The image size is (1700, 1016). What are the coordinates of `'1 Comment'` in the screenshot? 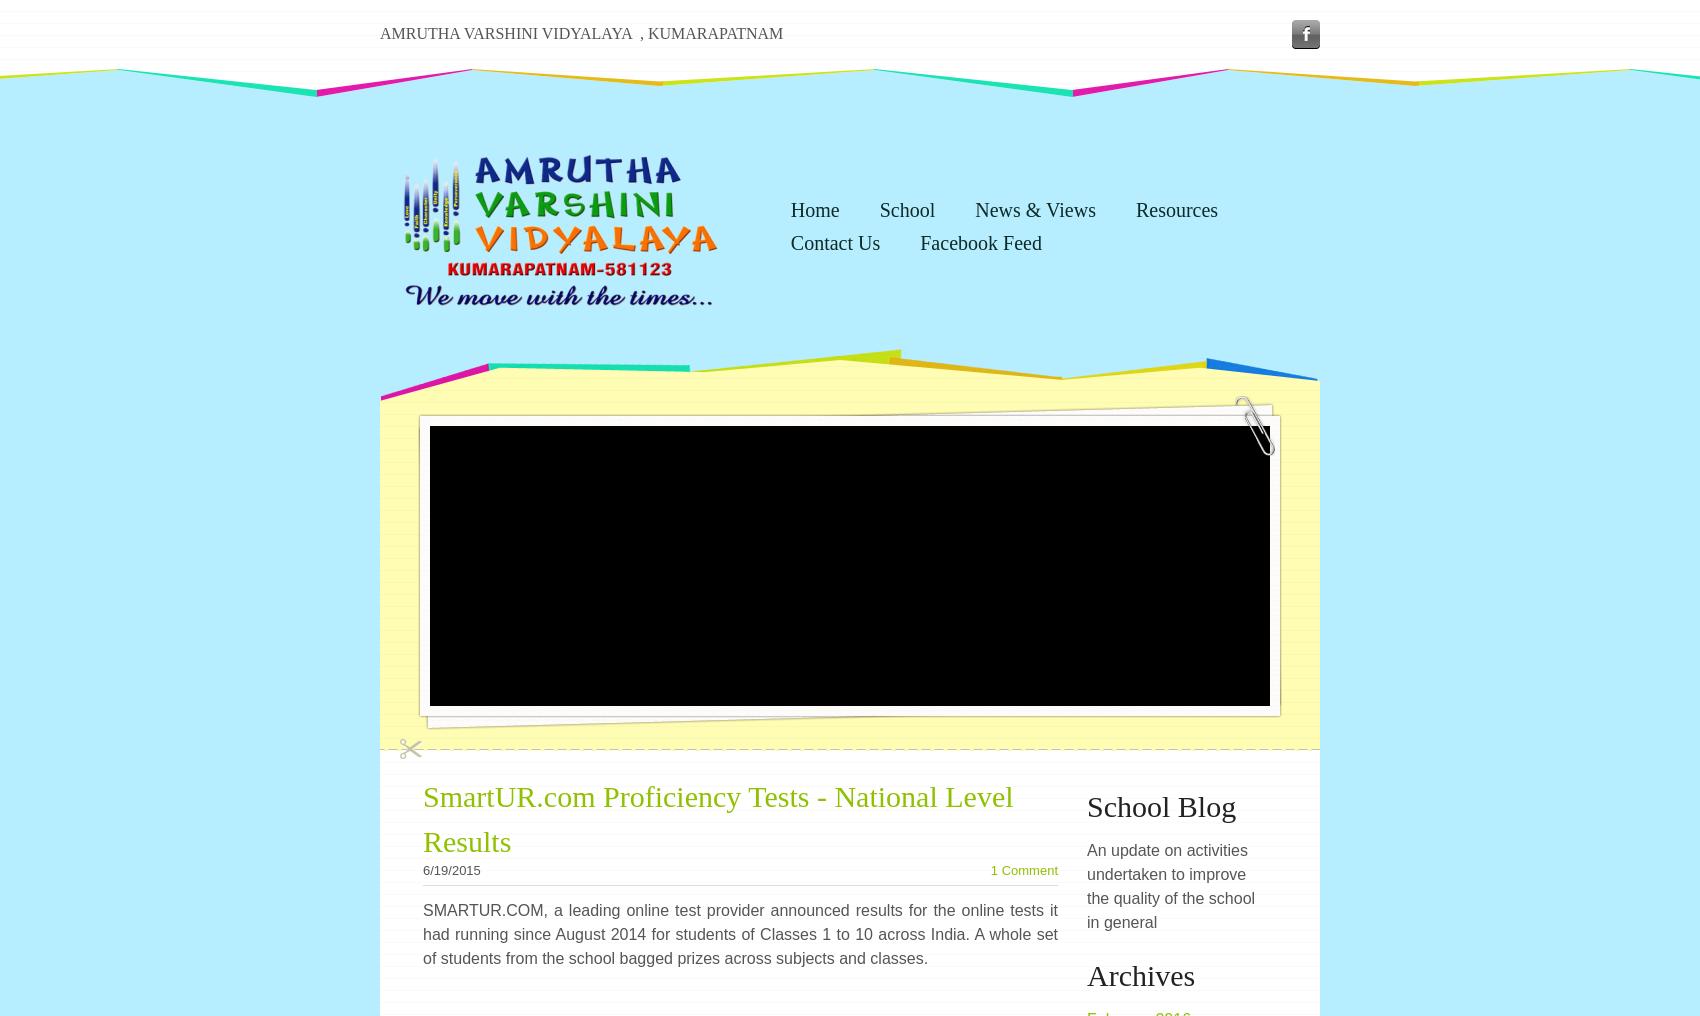 It's located at (1023, 870).